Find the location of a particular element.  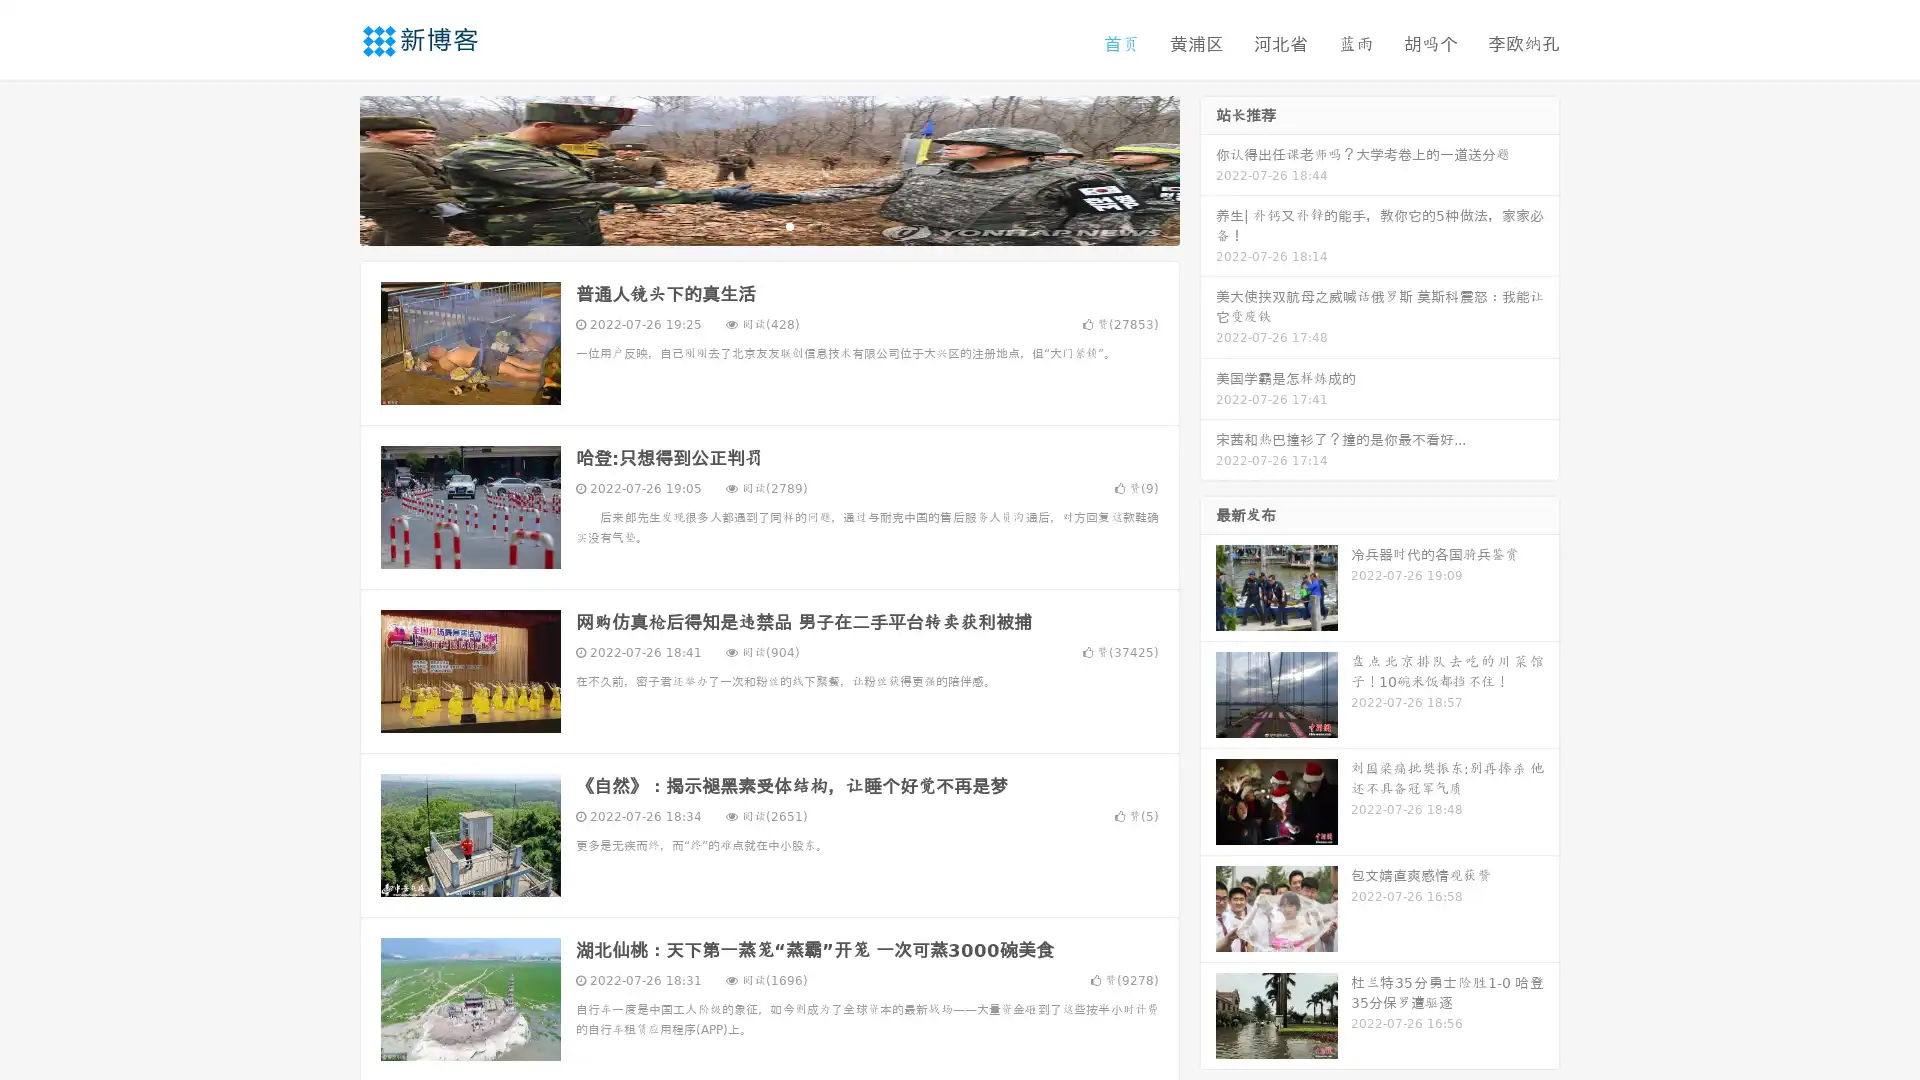

Previous slide is located at coordinates (330, 168).